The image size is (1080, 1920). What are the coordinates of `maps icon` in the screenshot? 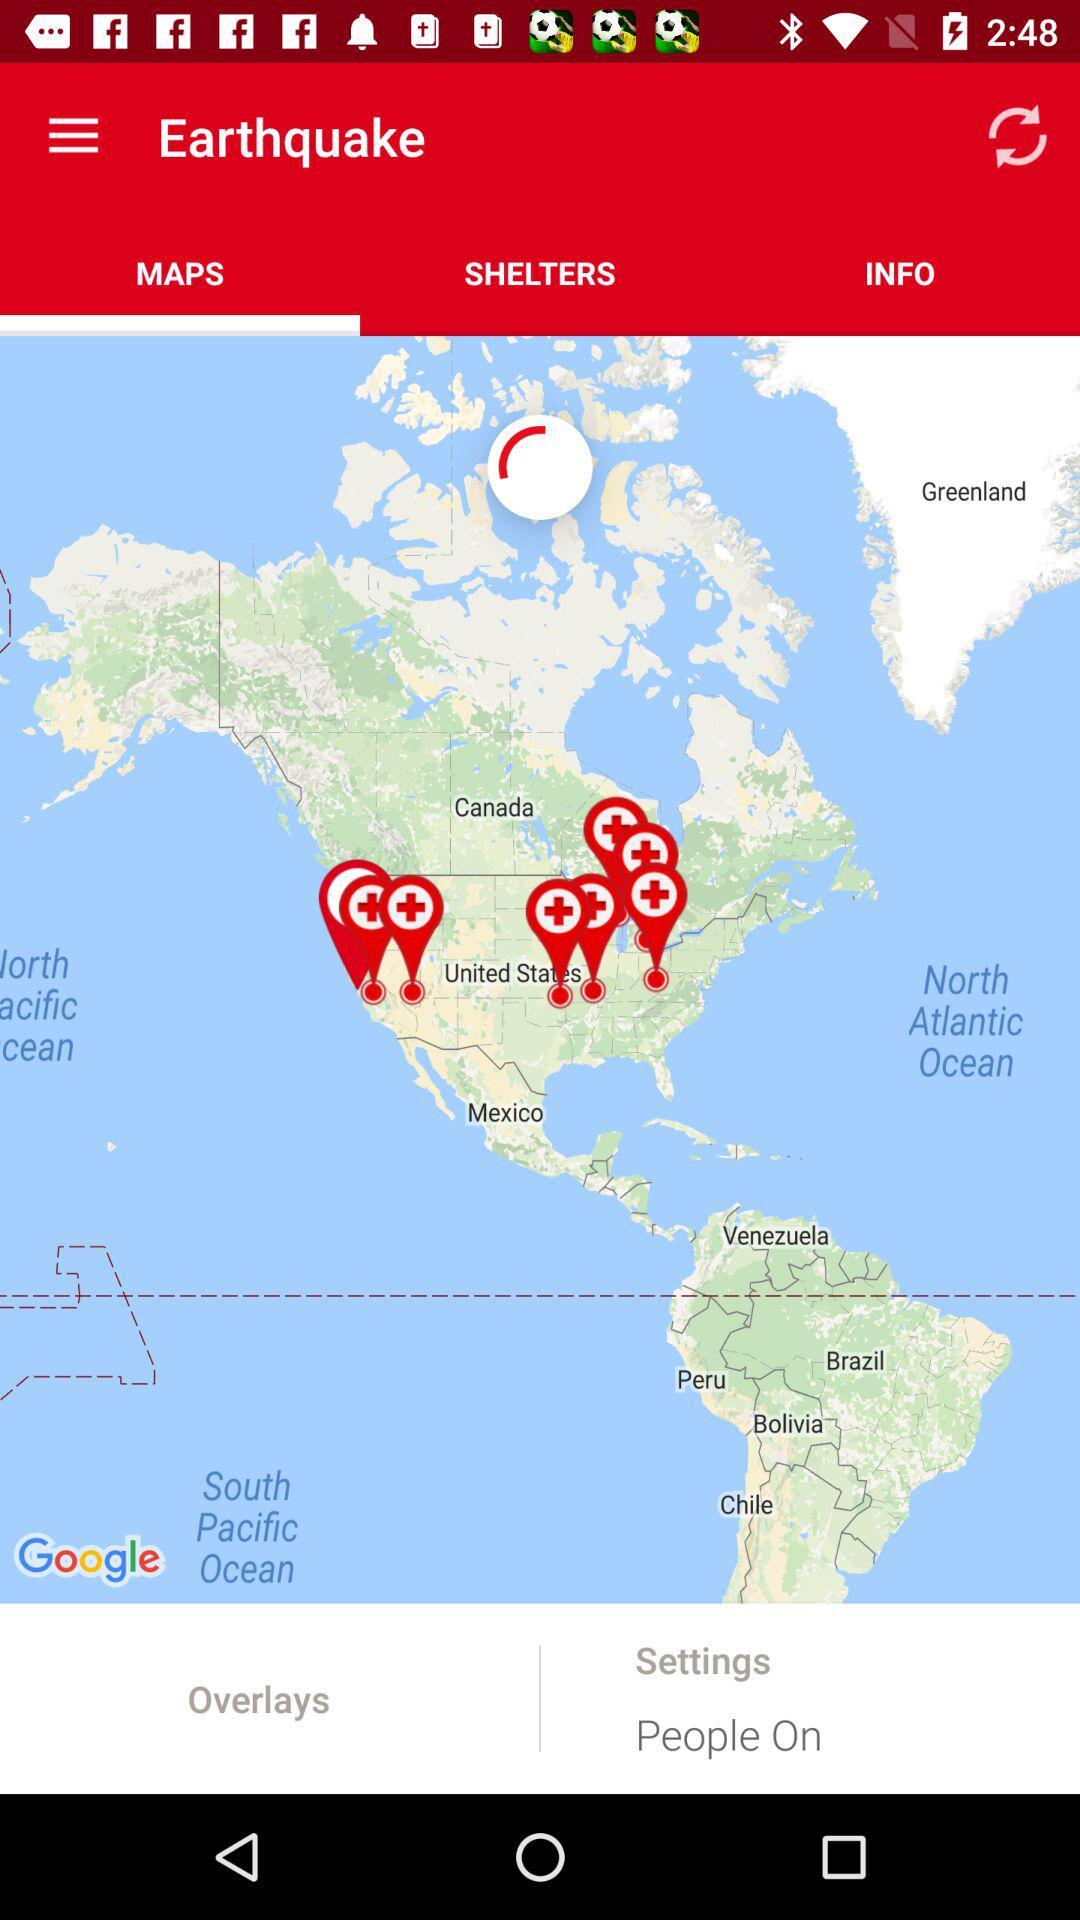 It's located at (180, 272).